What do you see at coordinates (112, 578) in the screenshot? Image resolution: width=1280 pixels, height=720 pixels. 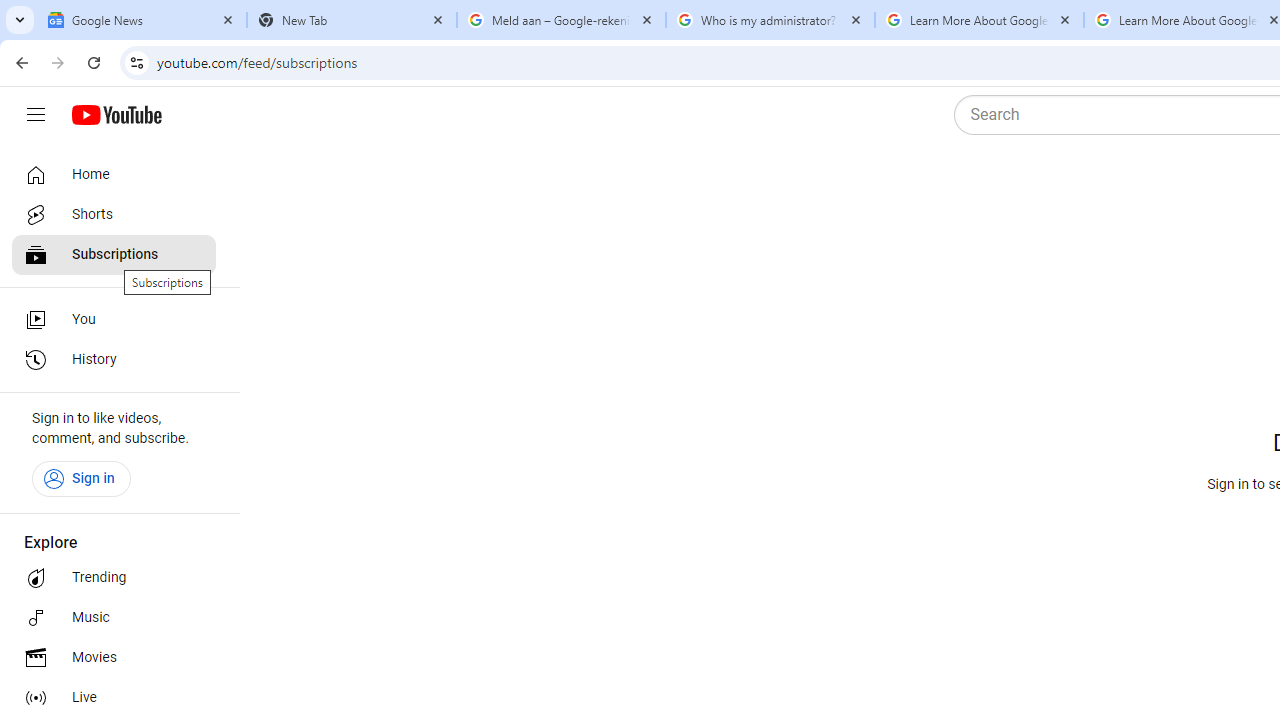 I see `'Trending'` at bounding box center [112, 578].